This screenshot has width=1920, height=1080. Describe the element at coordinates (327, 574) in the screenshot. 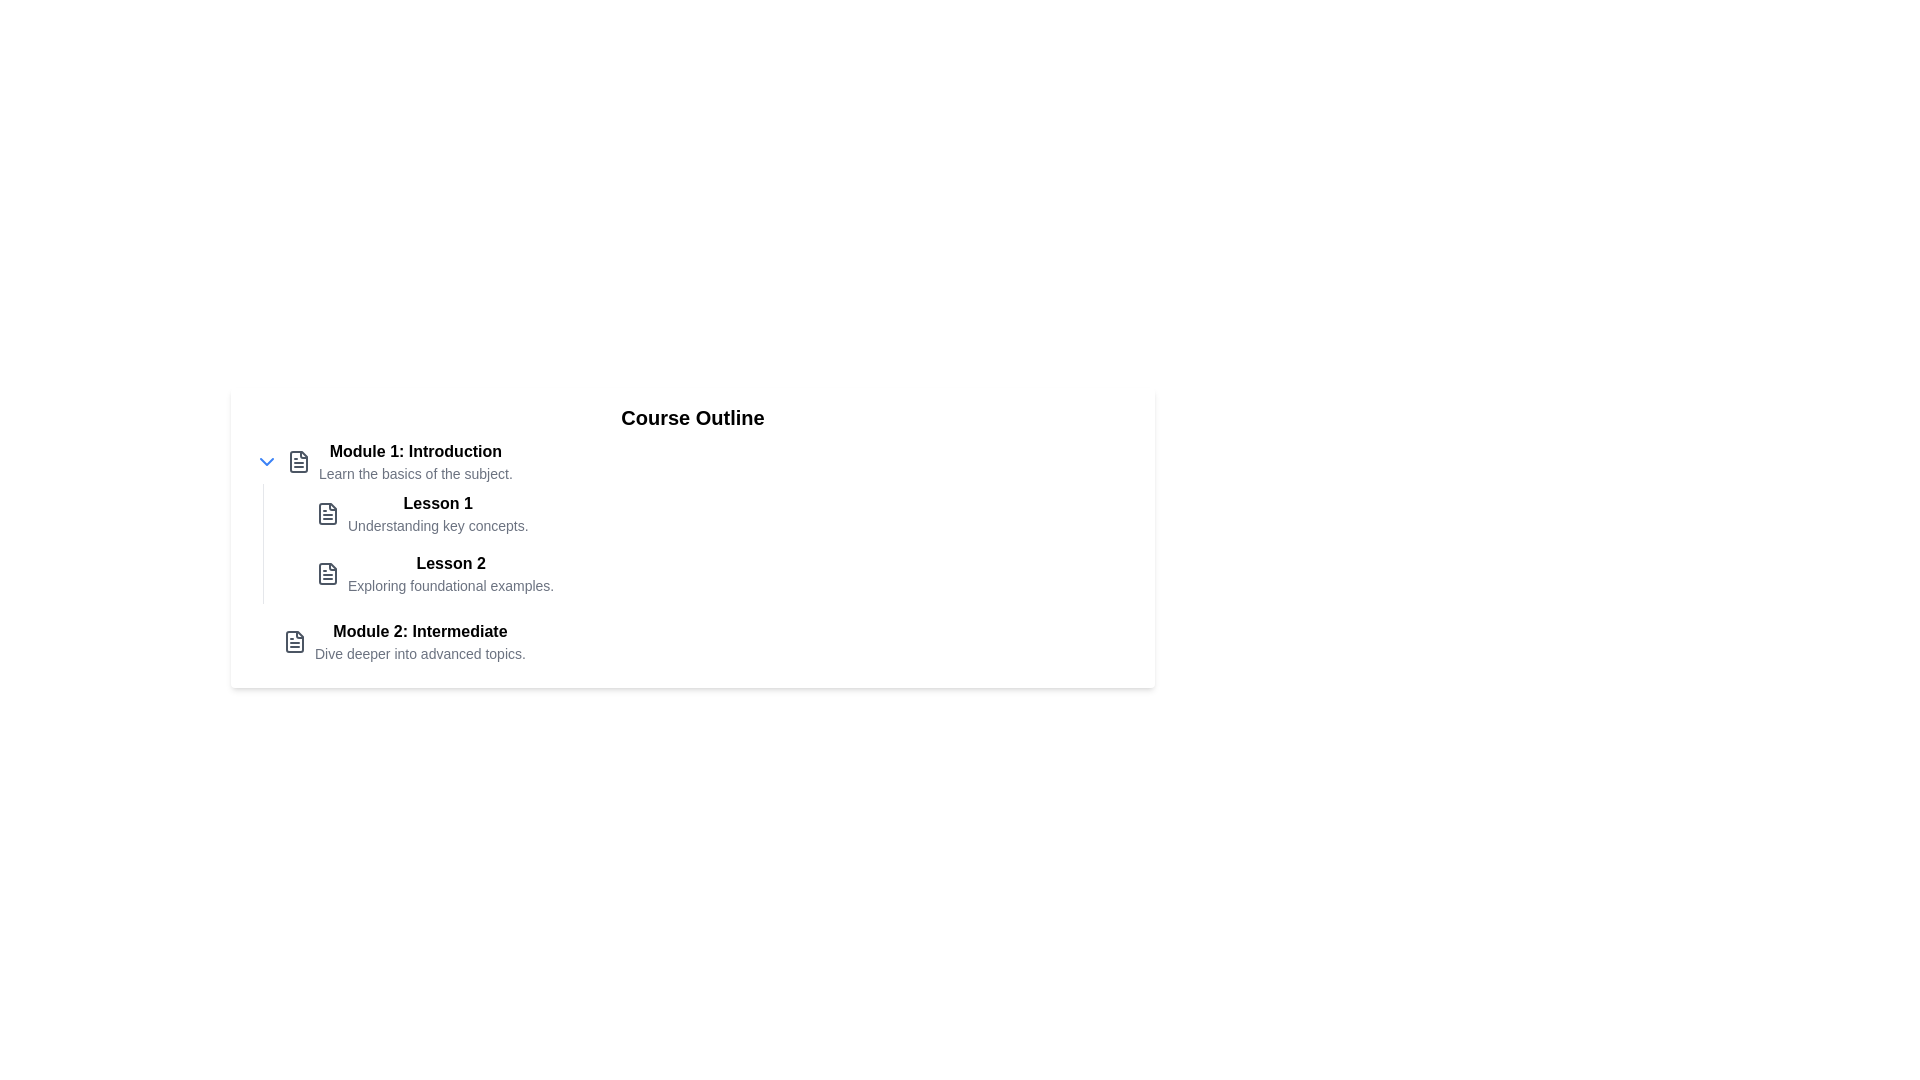

I see `the document-shaped icon located beside 'Lesson 2' under 'Module 1: Introduction'` at that location.